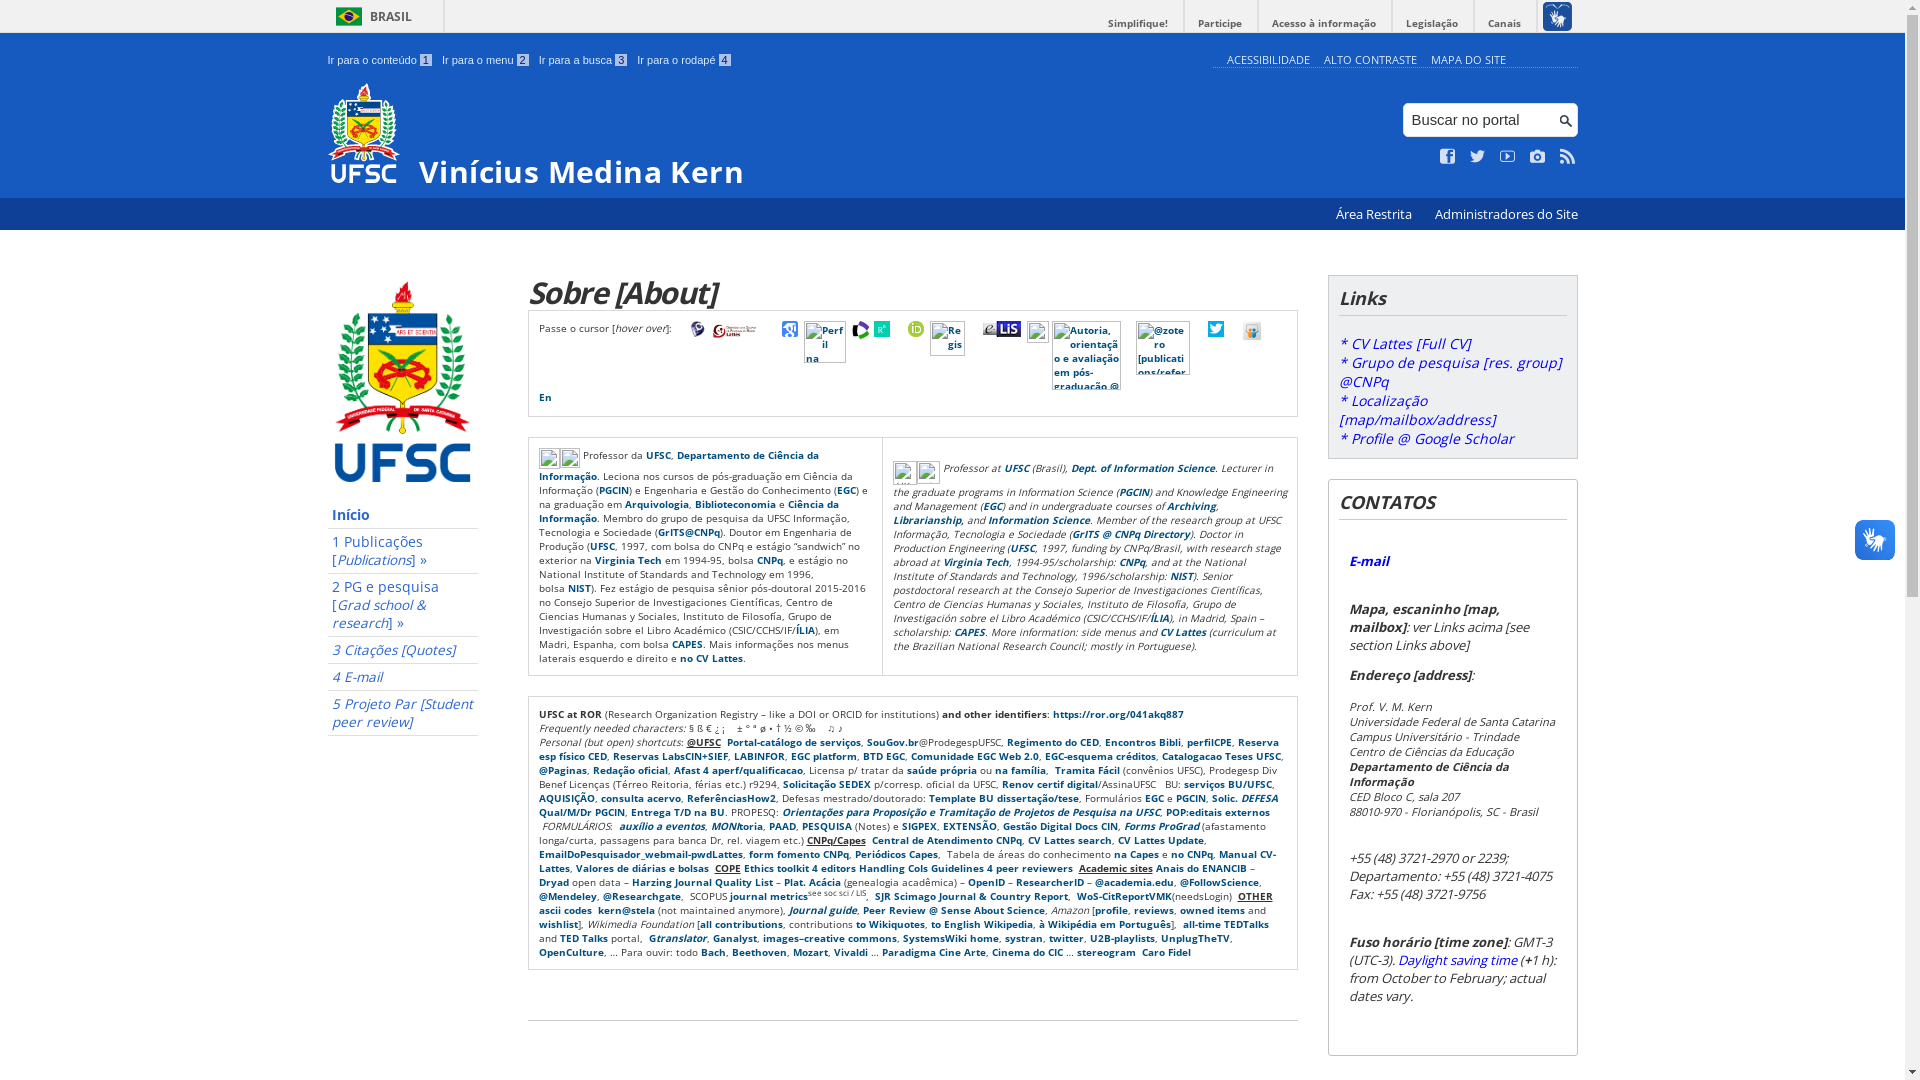 The width and height of the screenshot is (1920, 1080). Describe the element at coordinates (565, 894) in the screenshot. I see `'@Mendeley'` at that location.